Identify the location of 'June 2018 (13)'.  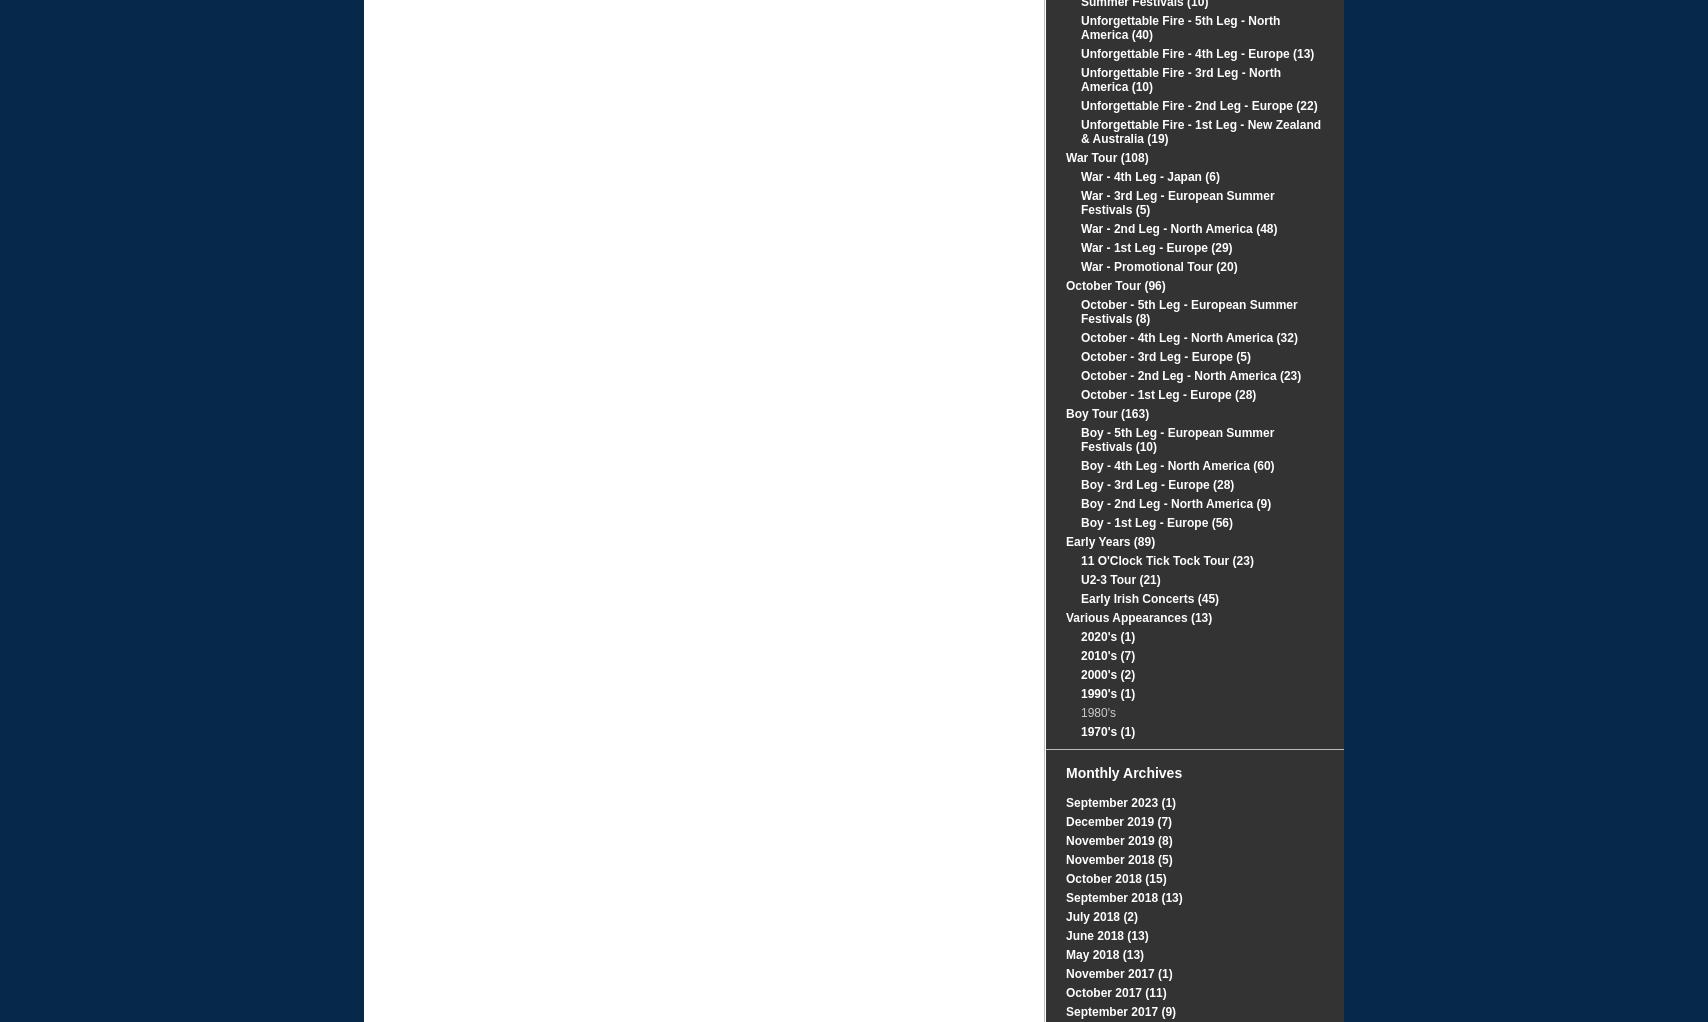
(1106, 936).